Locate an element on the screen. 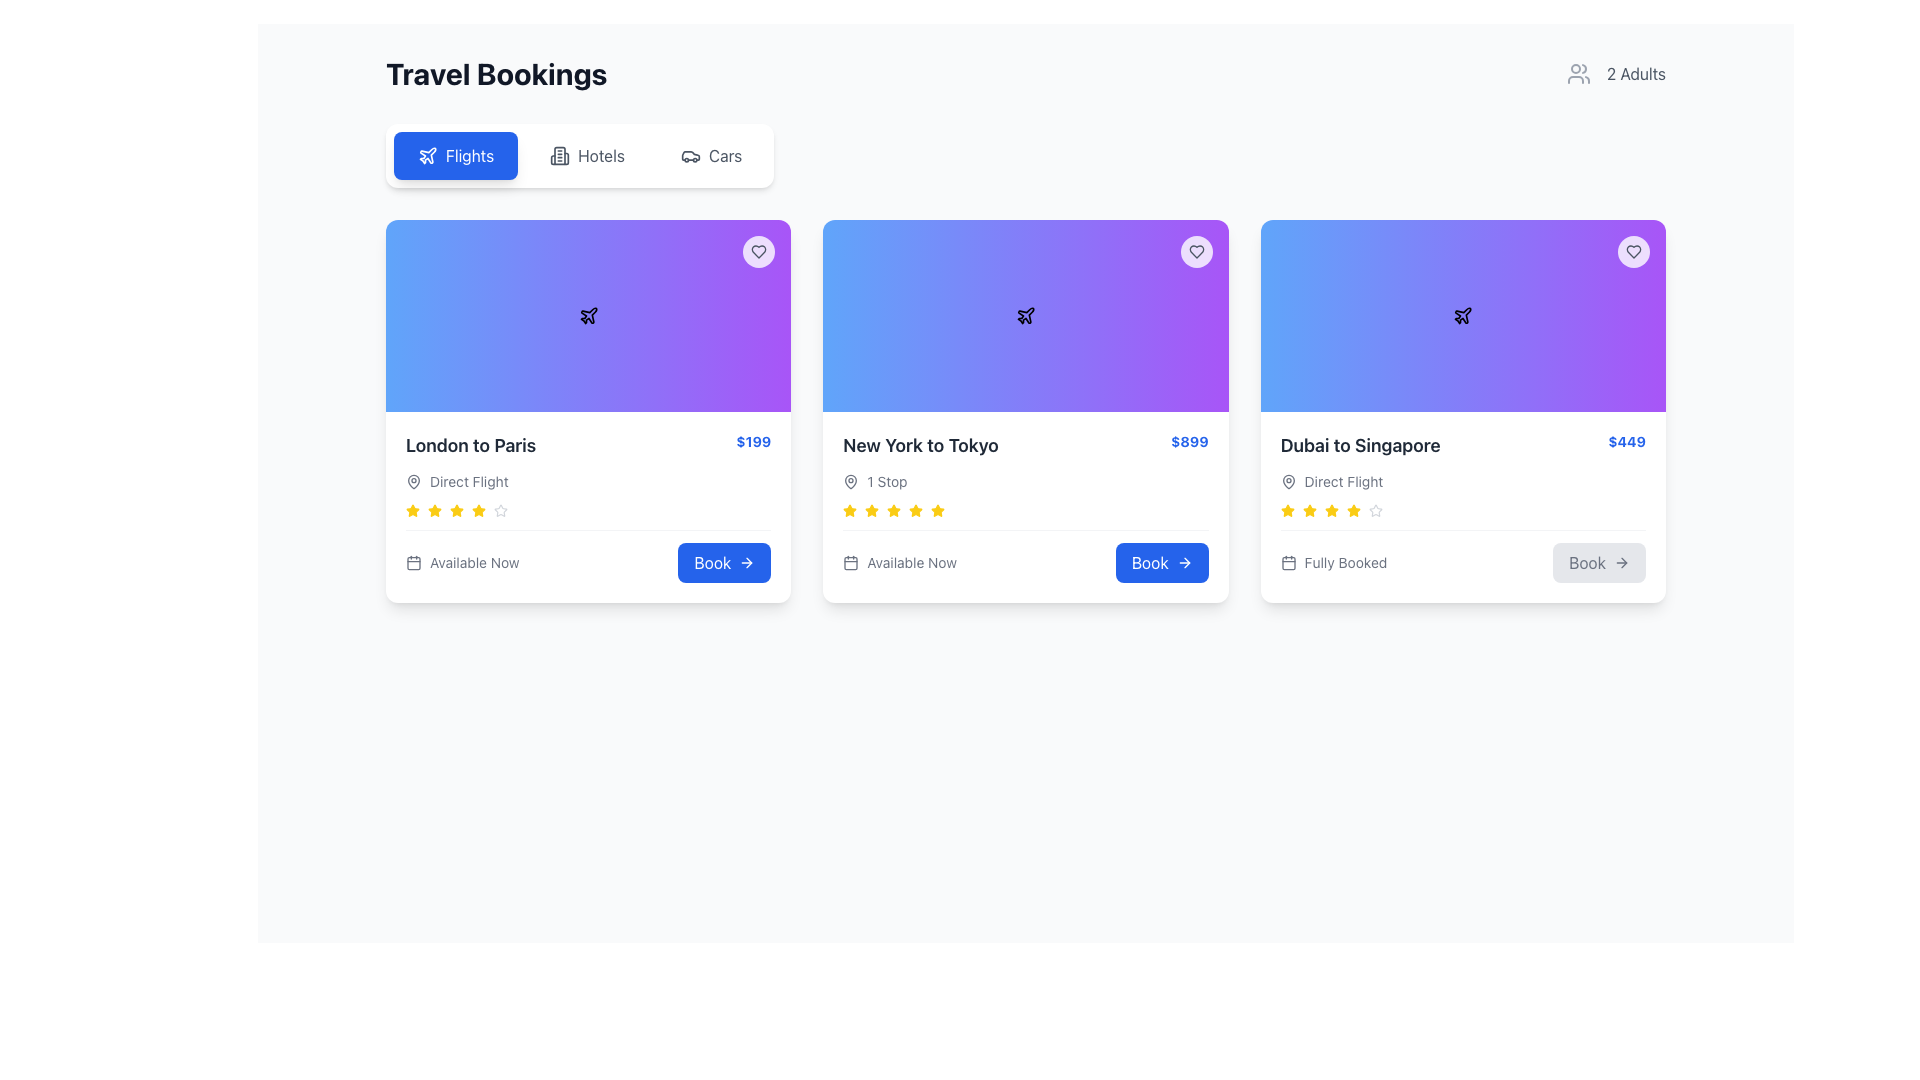 This screenshot has height=1080, width=1920. the blue rectangular button with rounded corners labeled 'Book' is located at coordinates (723, 563).